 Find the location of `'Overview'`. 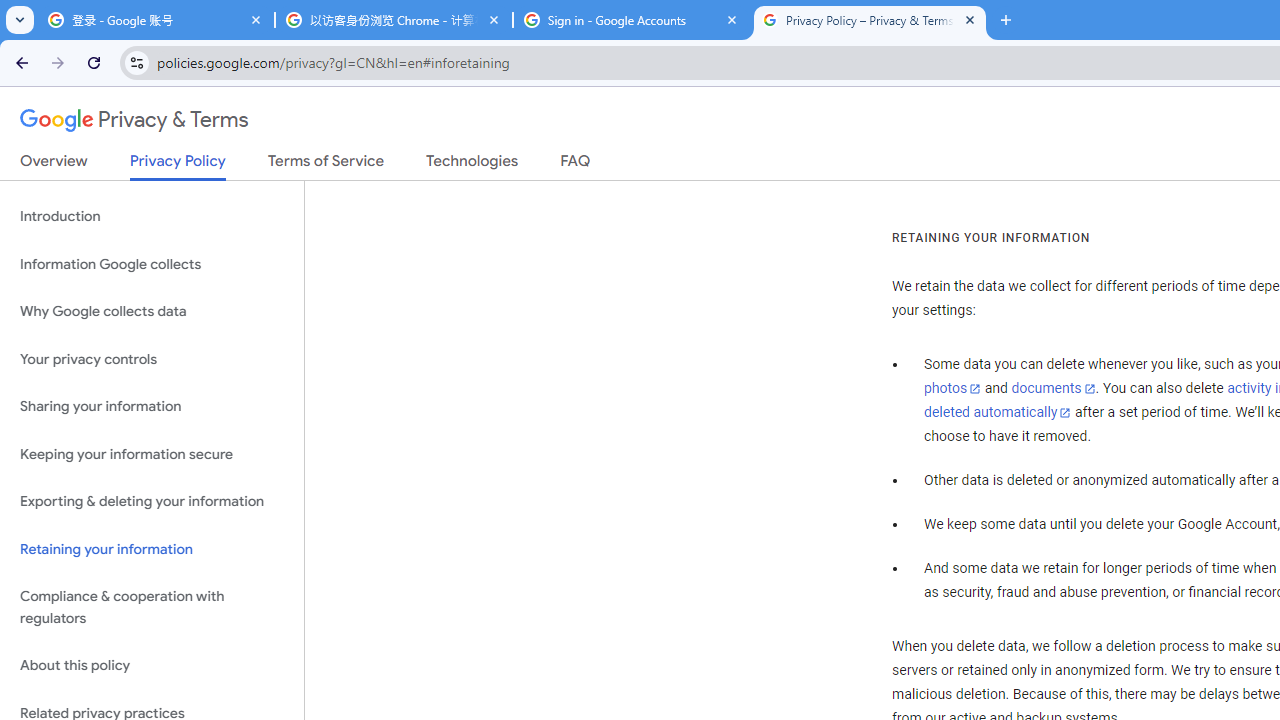

'Overview' is located at coordinates (54, 164).